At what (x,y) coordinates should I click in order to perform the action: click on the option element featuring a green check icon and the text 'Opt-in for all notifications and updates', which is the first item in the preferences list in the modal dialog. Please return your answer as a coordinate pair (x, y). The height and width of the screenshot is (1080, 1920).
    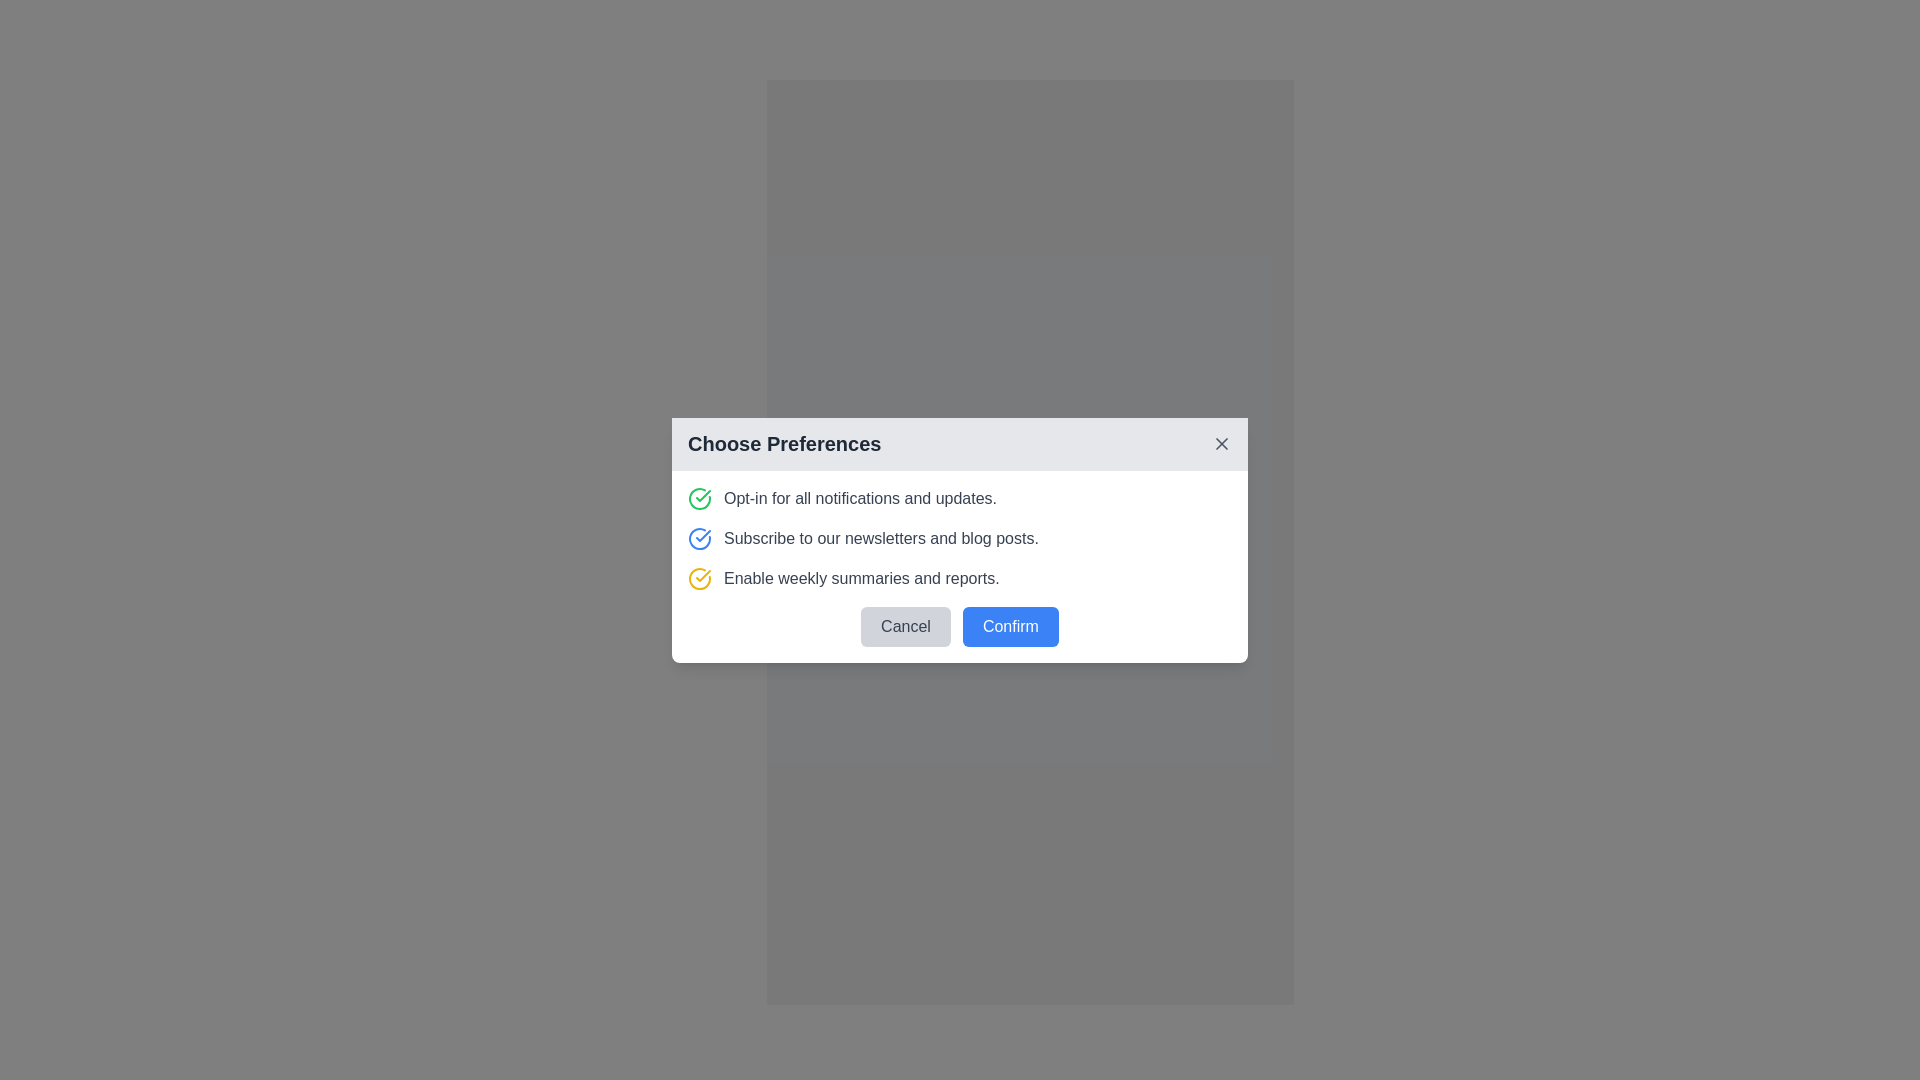
    Looking at the image, I should click on (960, 497).